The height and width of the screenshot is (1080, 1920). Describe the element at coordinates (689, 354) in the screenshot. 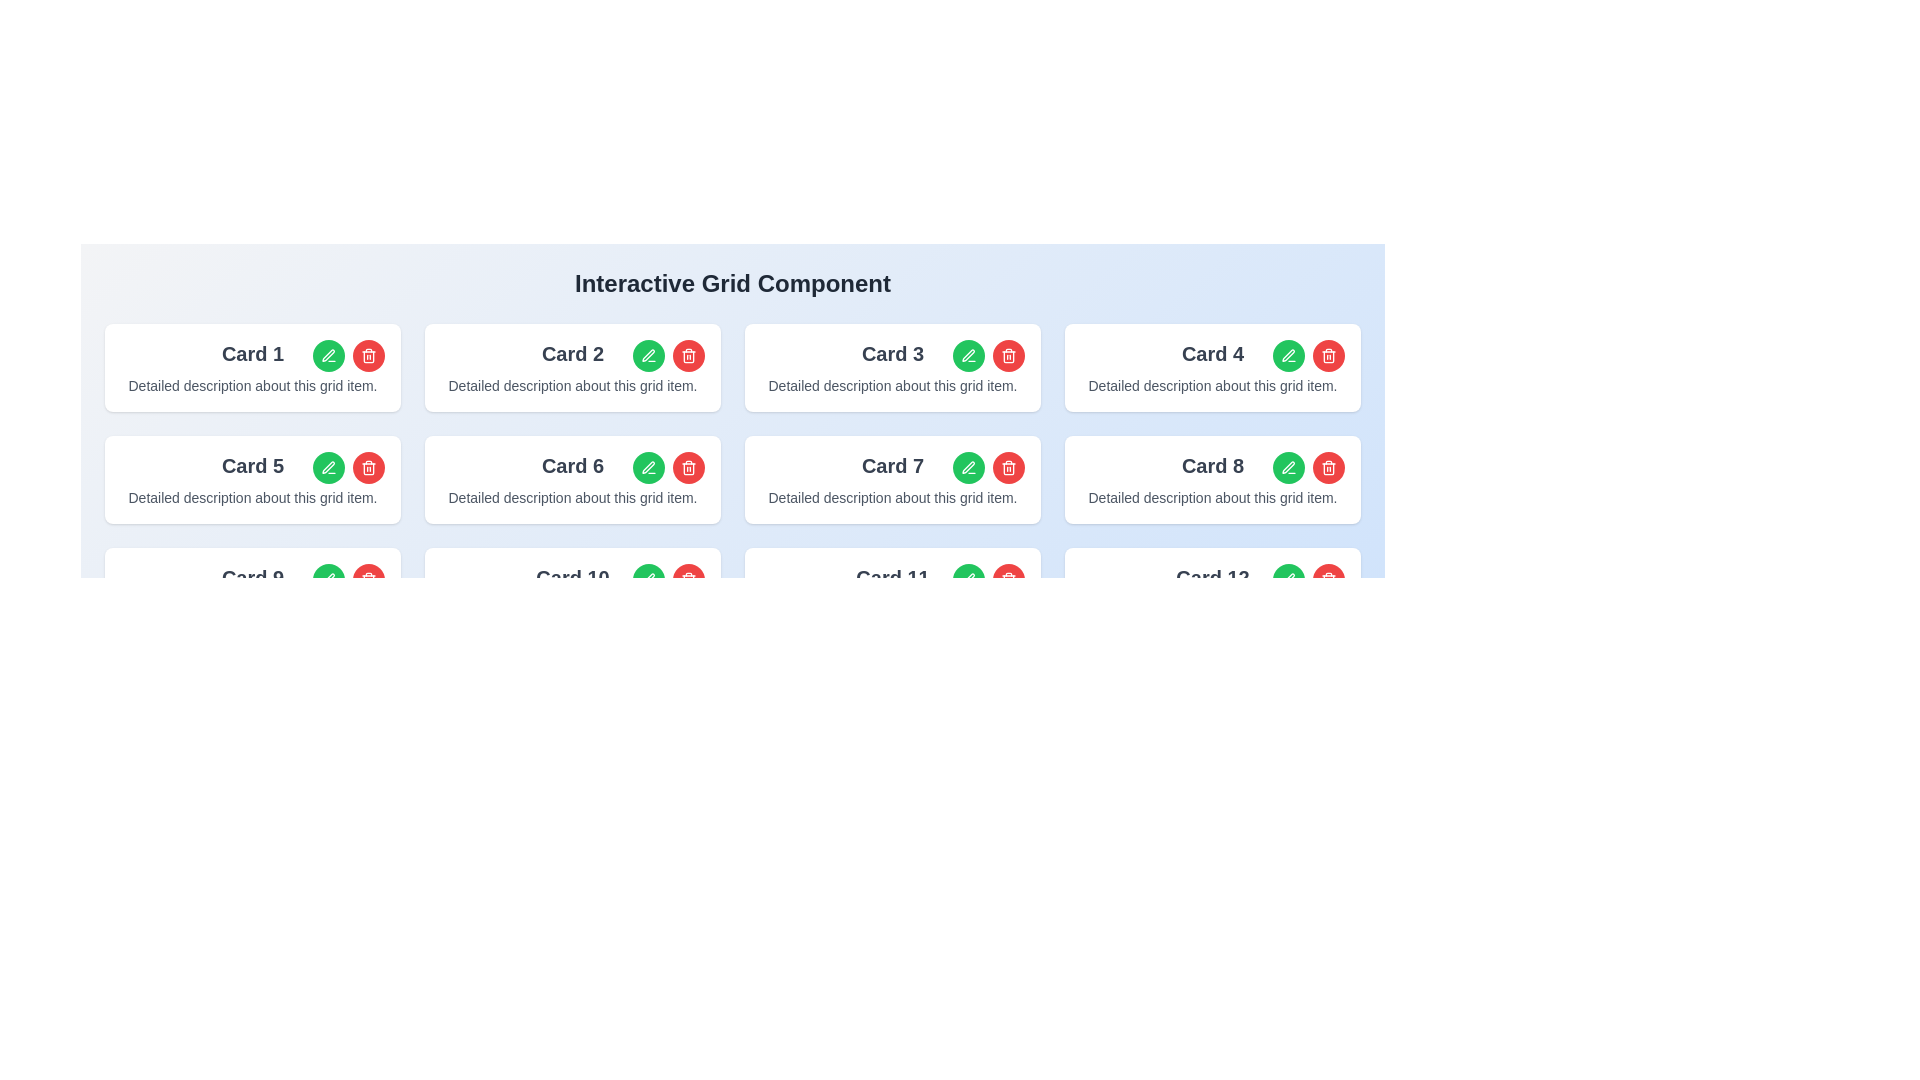

I see `the 'delete' button located in the top-right corner of the second card in the grid layout to observe the hover effect` at that location.